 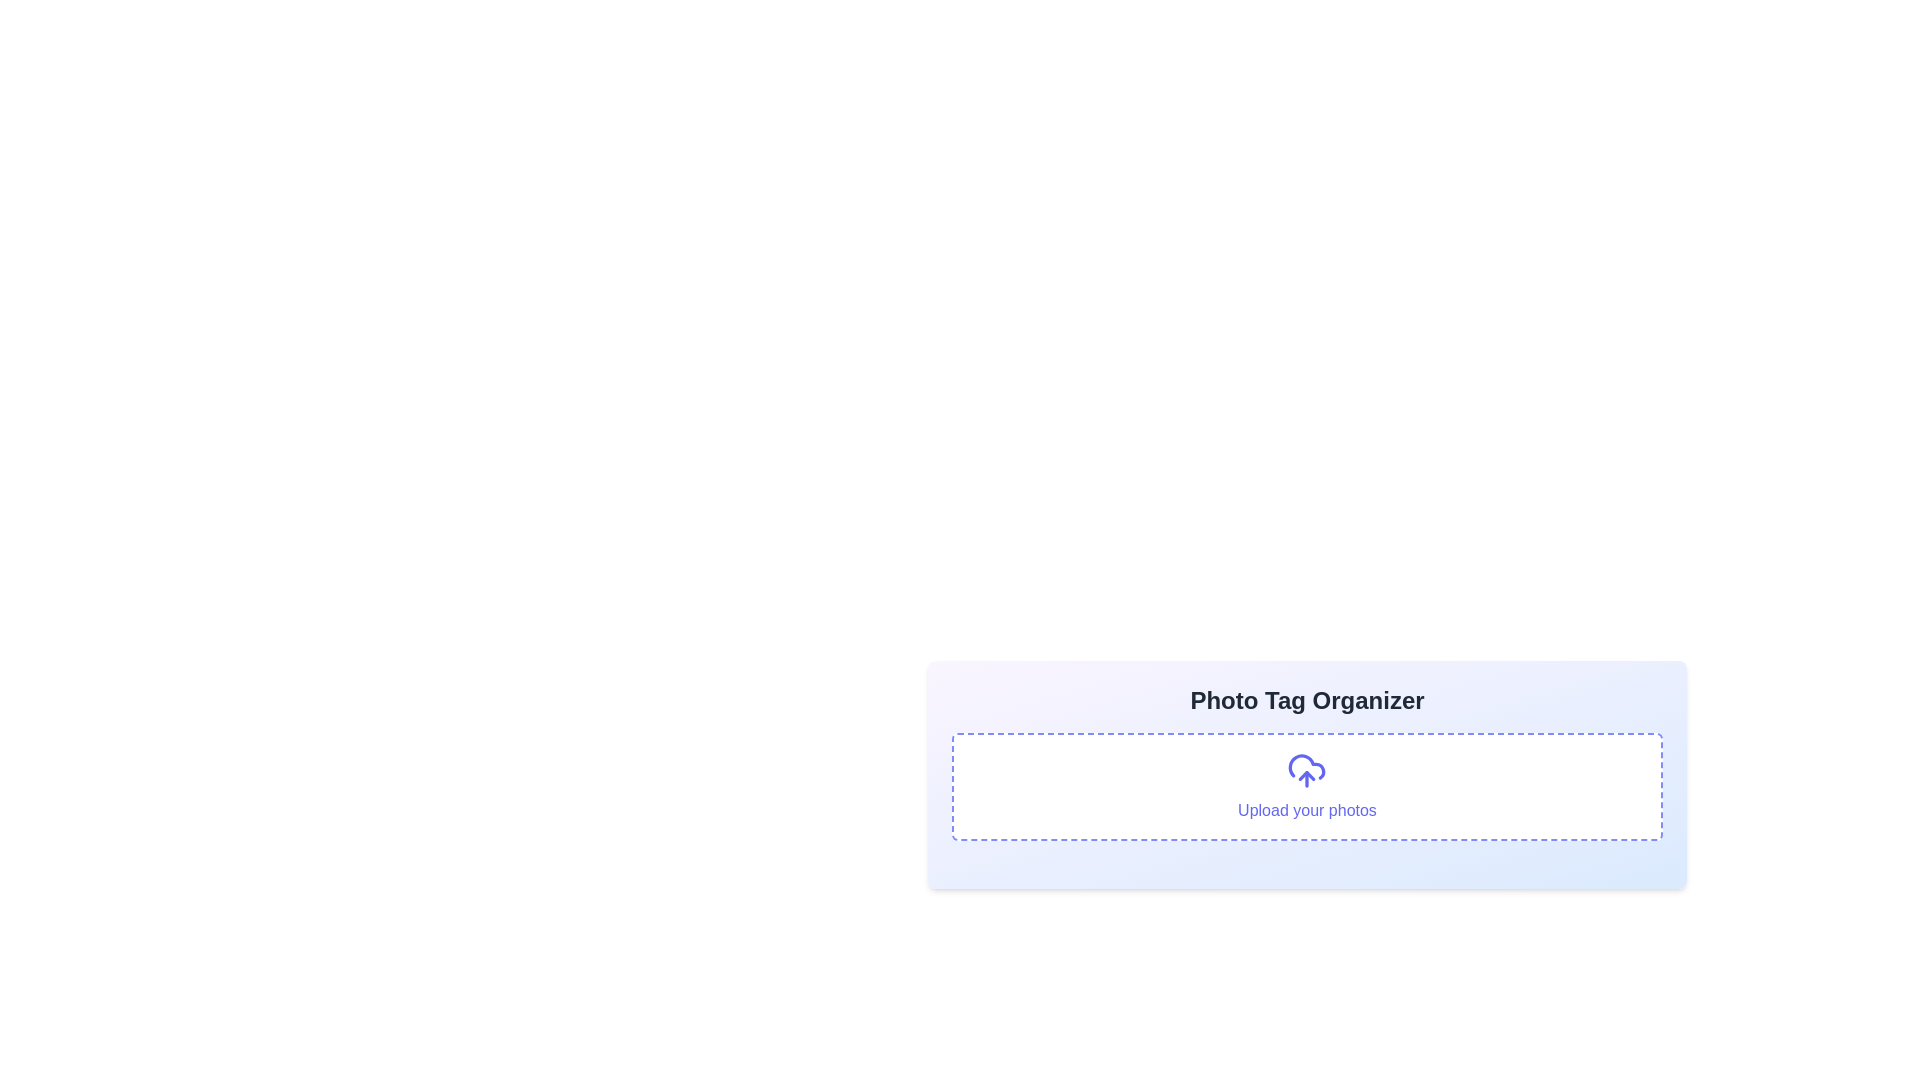 I want to click on text of the Header element titled 'Photo Tag Organizer', which is located at the top of a rectangular card with a gradient background, so click(x=1307, y=700).